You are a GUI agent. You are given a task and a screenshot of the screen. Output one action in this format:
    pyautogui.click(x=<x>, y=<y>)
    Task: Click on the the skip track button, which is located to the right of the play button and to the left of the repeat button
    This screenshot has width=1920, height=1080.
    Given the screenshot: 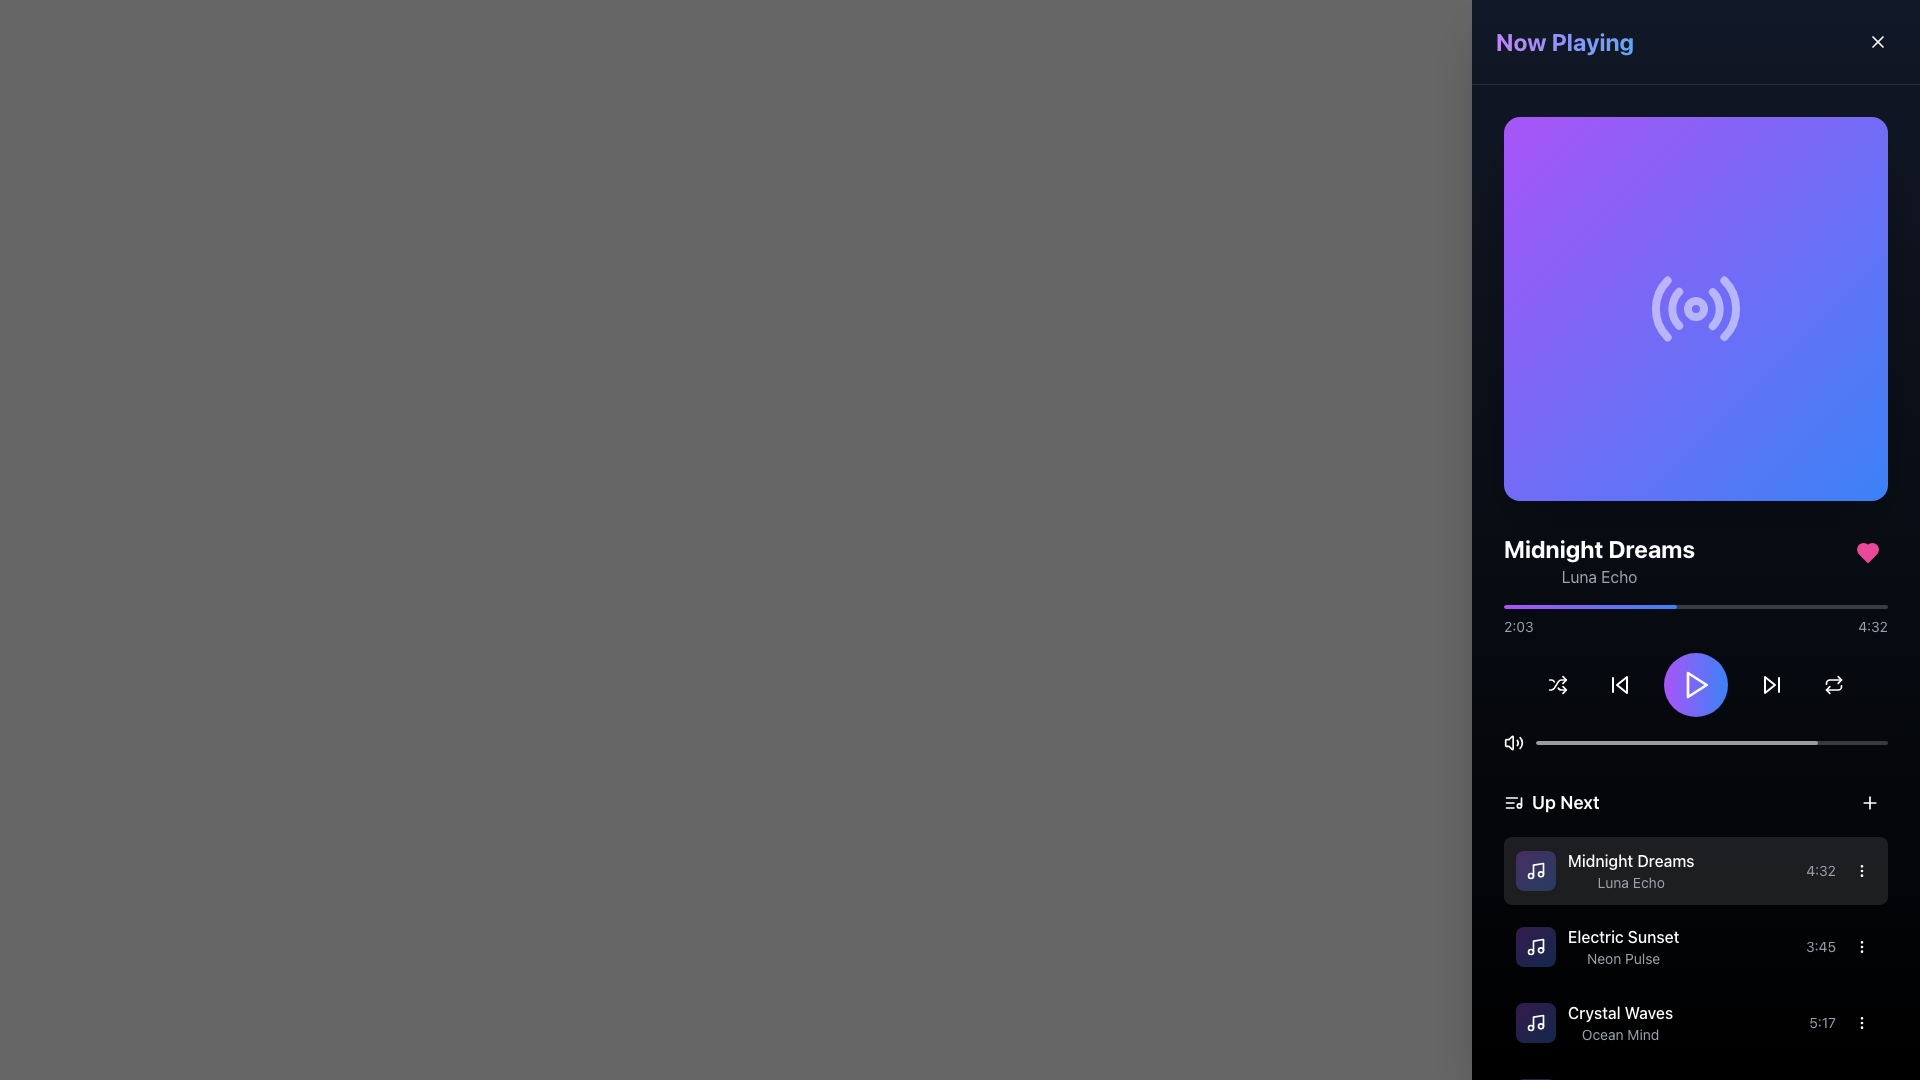 What is the action you would take?
    pyautogui.click(x=1770, y=684)
    